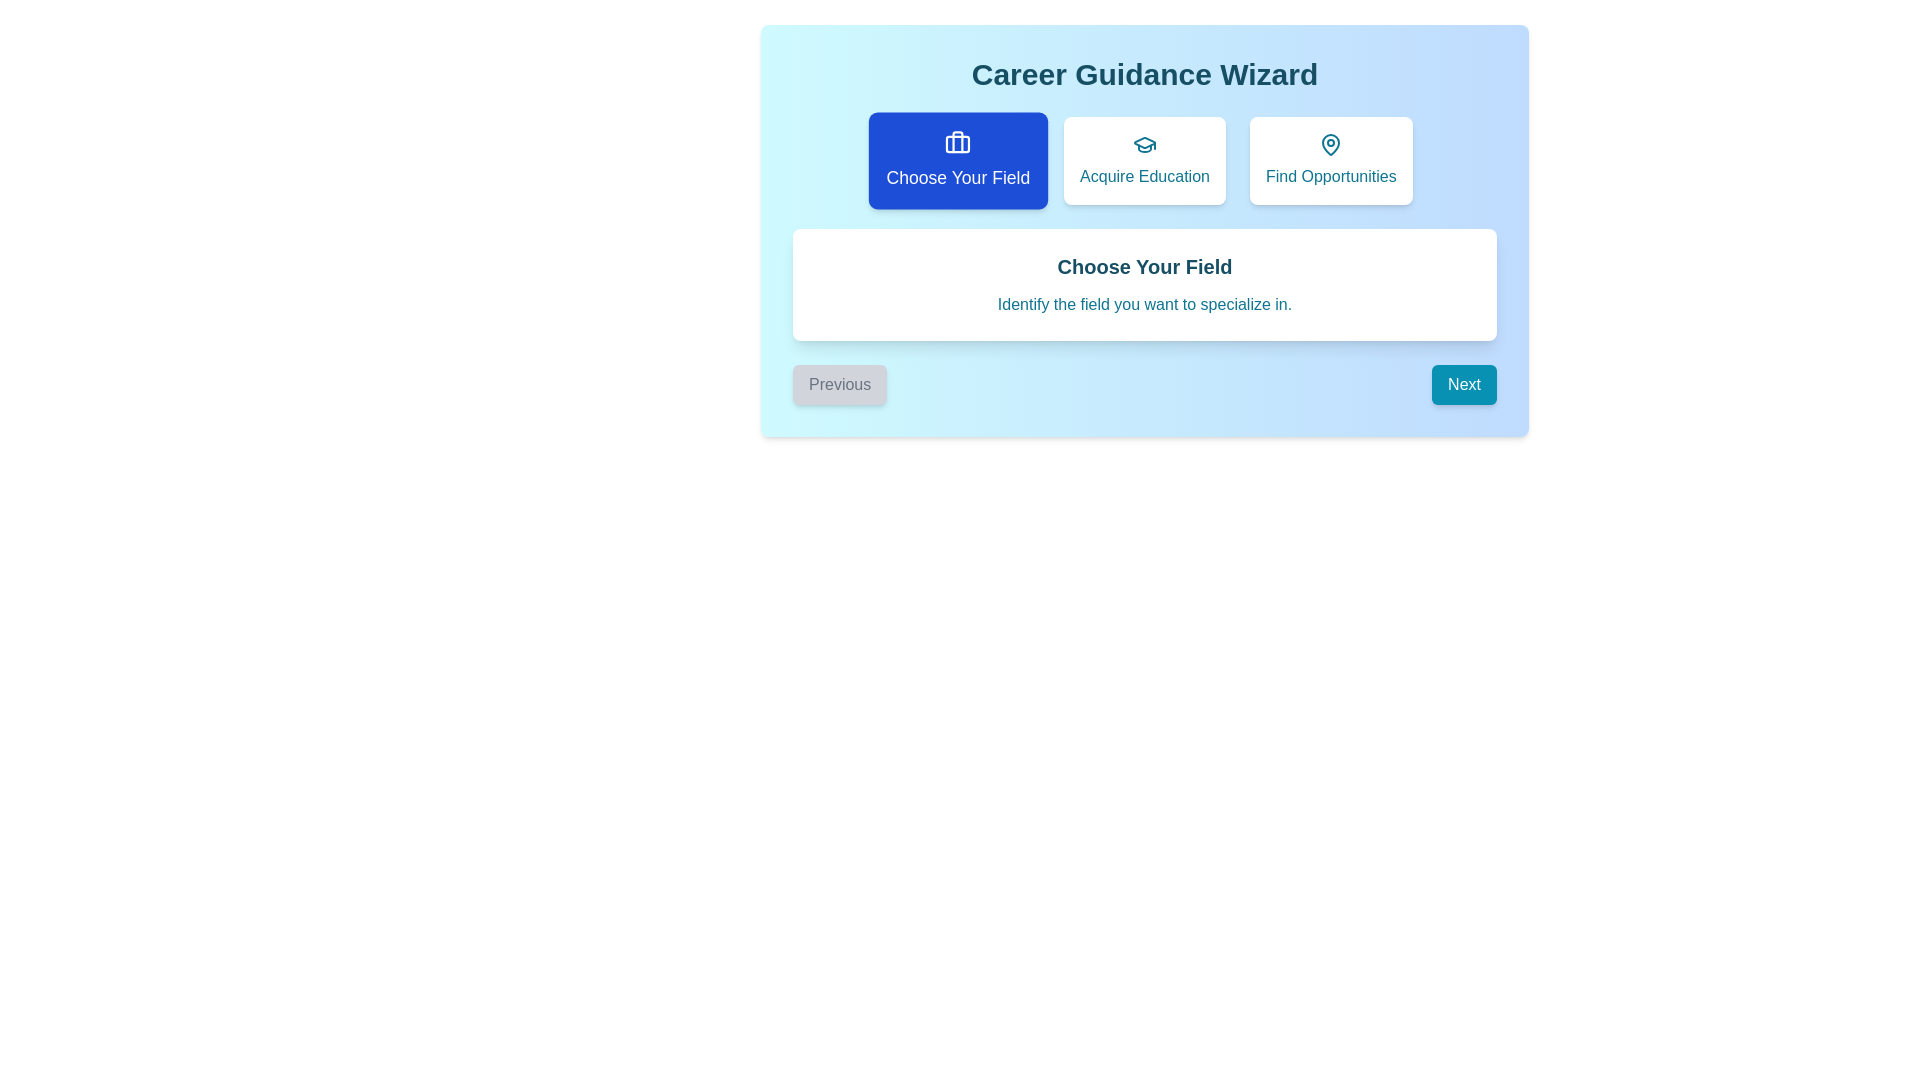 Image resolution: width=1920 pixels, height=1080 pixels. Describe the element at coordinates (1145, 144) in the screenshot. I see `the 'Acquire Education' icon, which is centrally positioned within the 'Acquire Education' button, located near the top portion of the interface` at that location.